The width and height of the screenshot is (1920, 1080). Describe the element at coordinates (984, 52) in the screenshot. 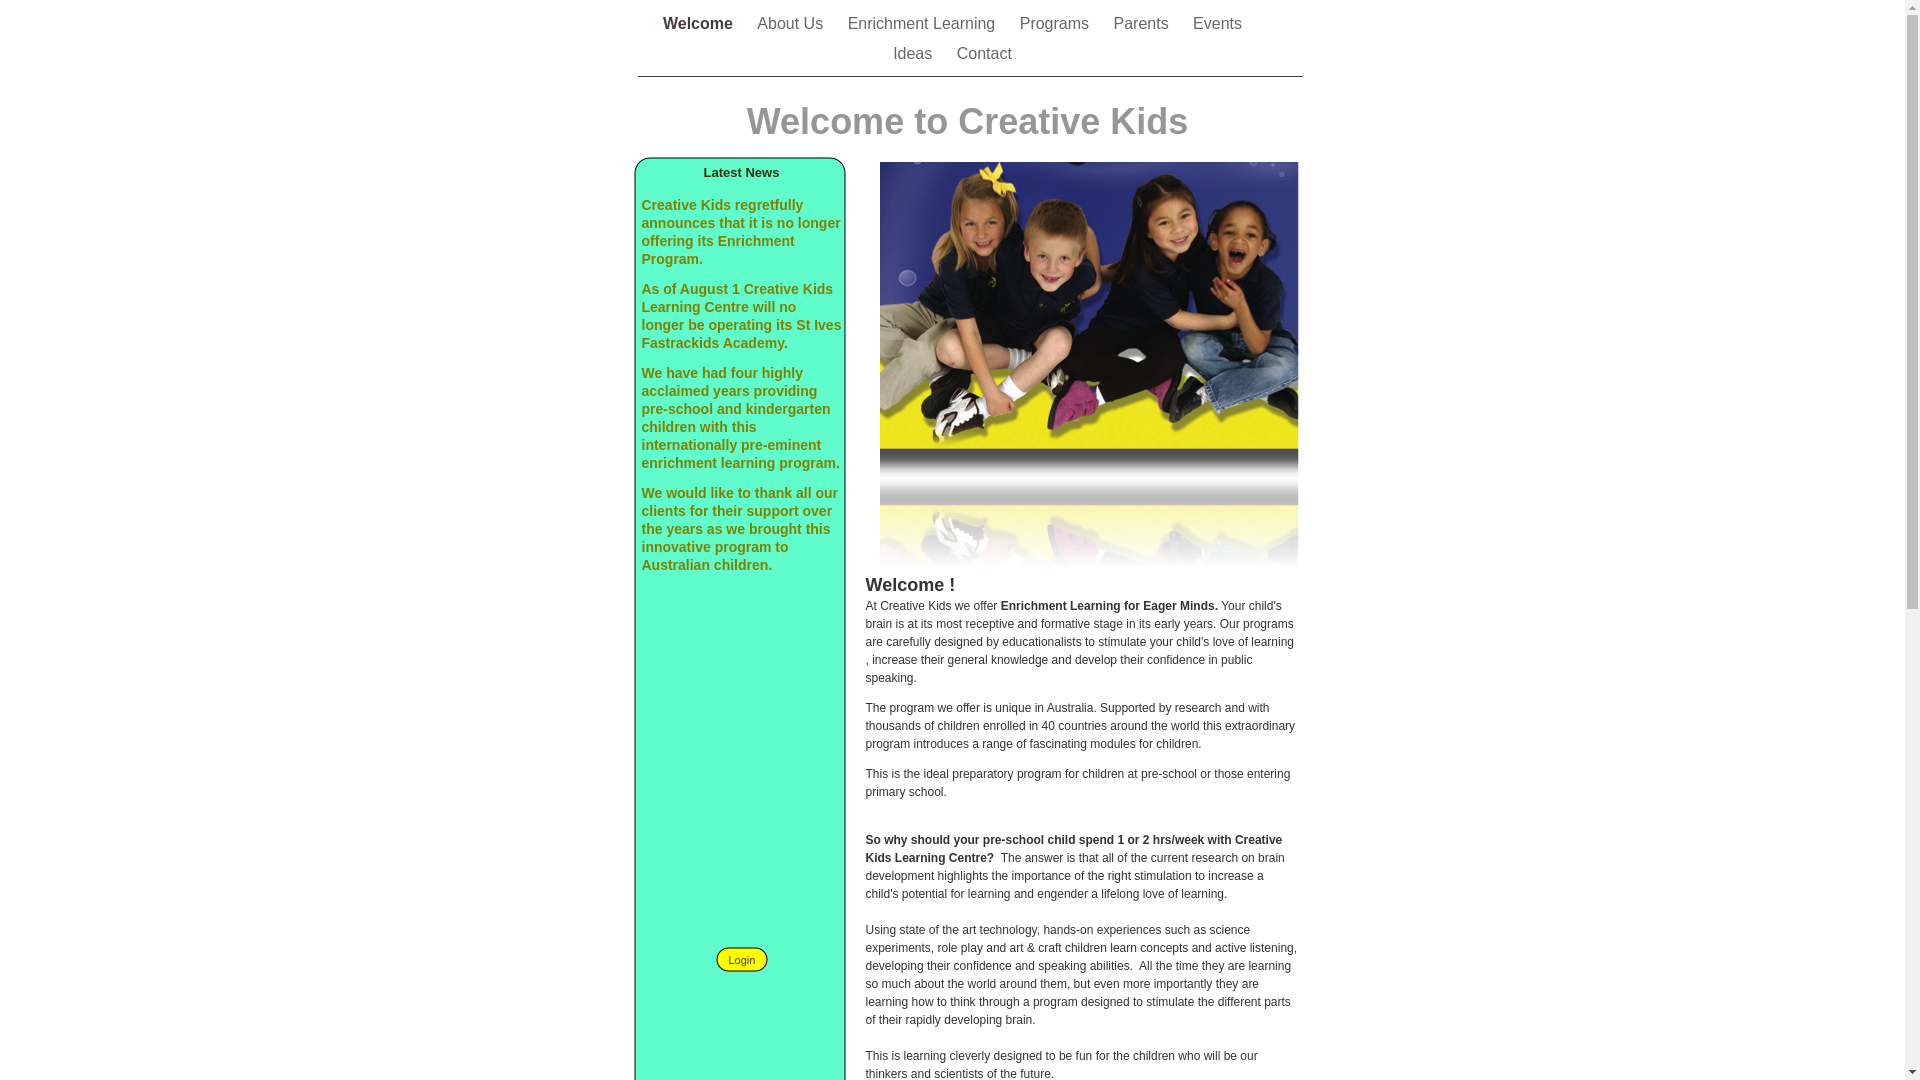

I see `'Contact'` at that location.